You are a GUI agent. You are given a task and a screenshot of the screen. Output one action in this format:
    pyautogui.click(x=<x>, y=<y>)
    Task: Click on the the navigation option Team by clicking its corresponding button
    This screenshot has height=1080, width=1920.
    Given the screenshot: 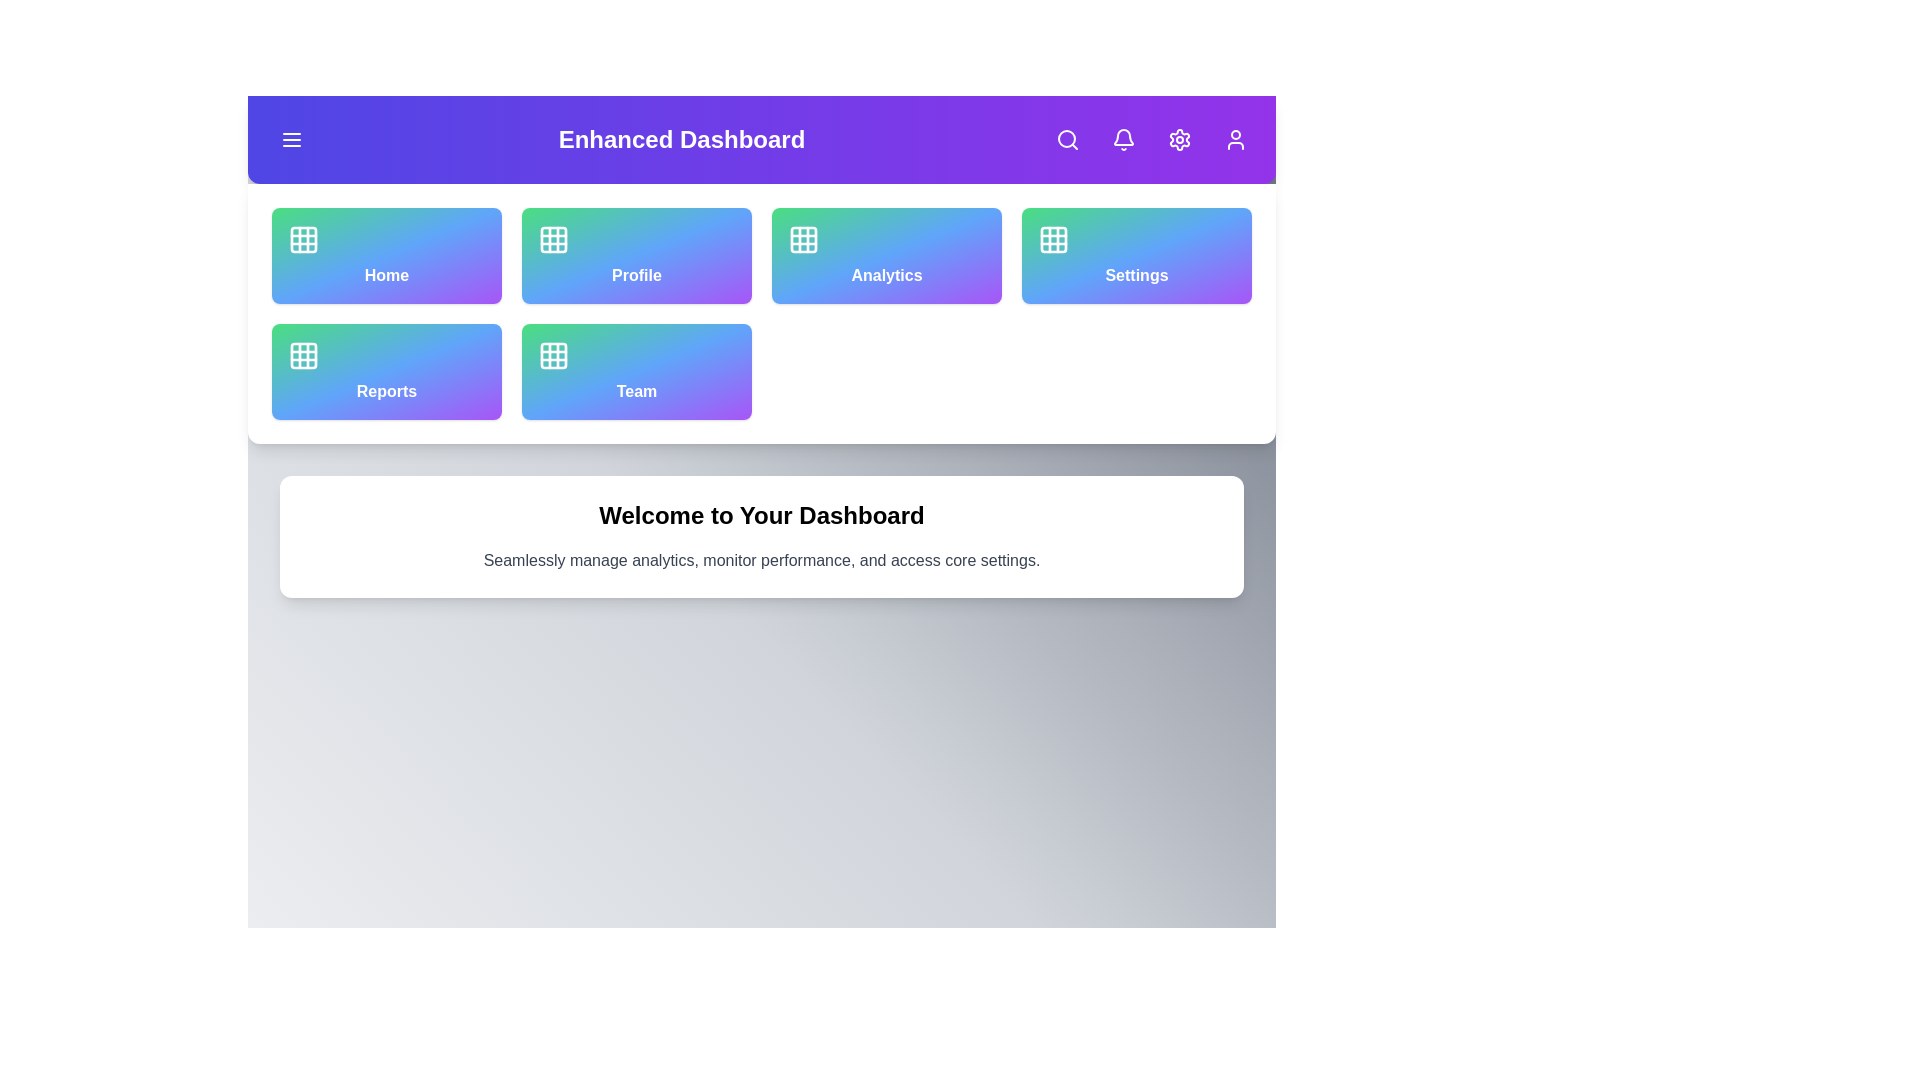 What is the action you would take?
    pyautogui.click(x=636, y=371)
    